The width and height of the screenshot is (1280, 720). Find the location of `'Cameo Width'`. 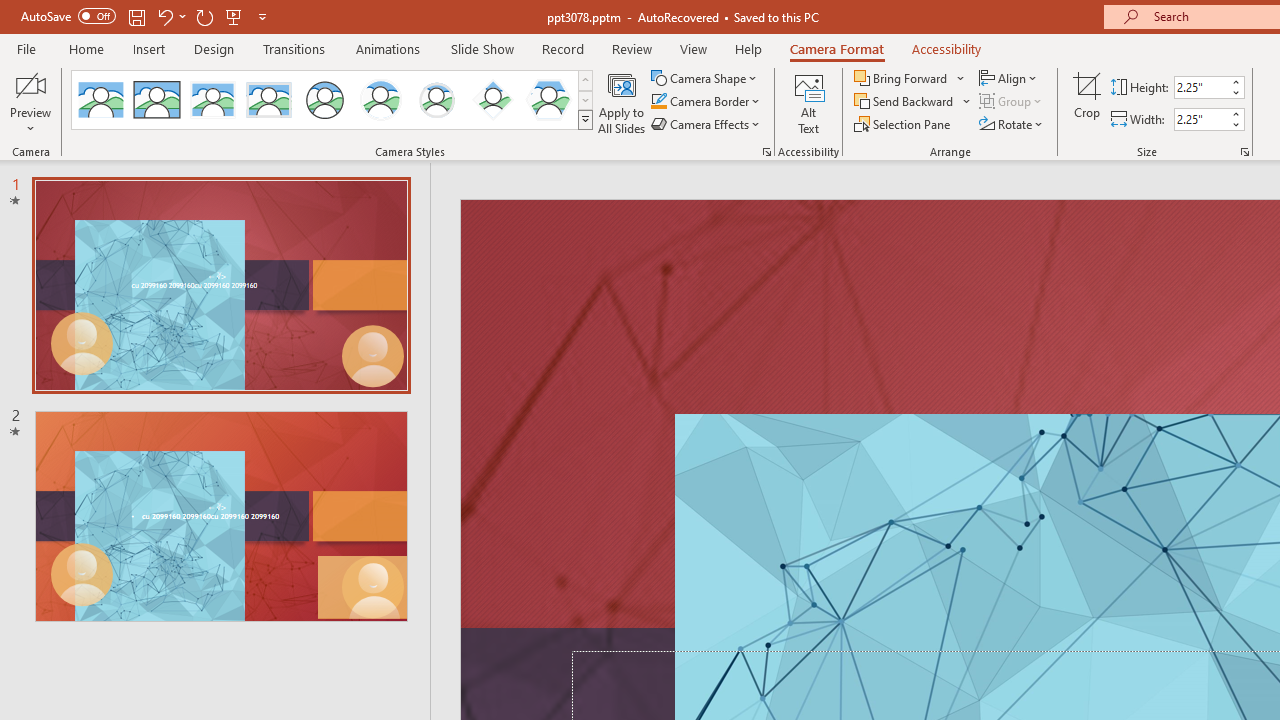

'Cameo Width' is located at coordinates (1200, 119).